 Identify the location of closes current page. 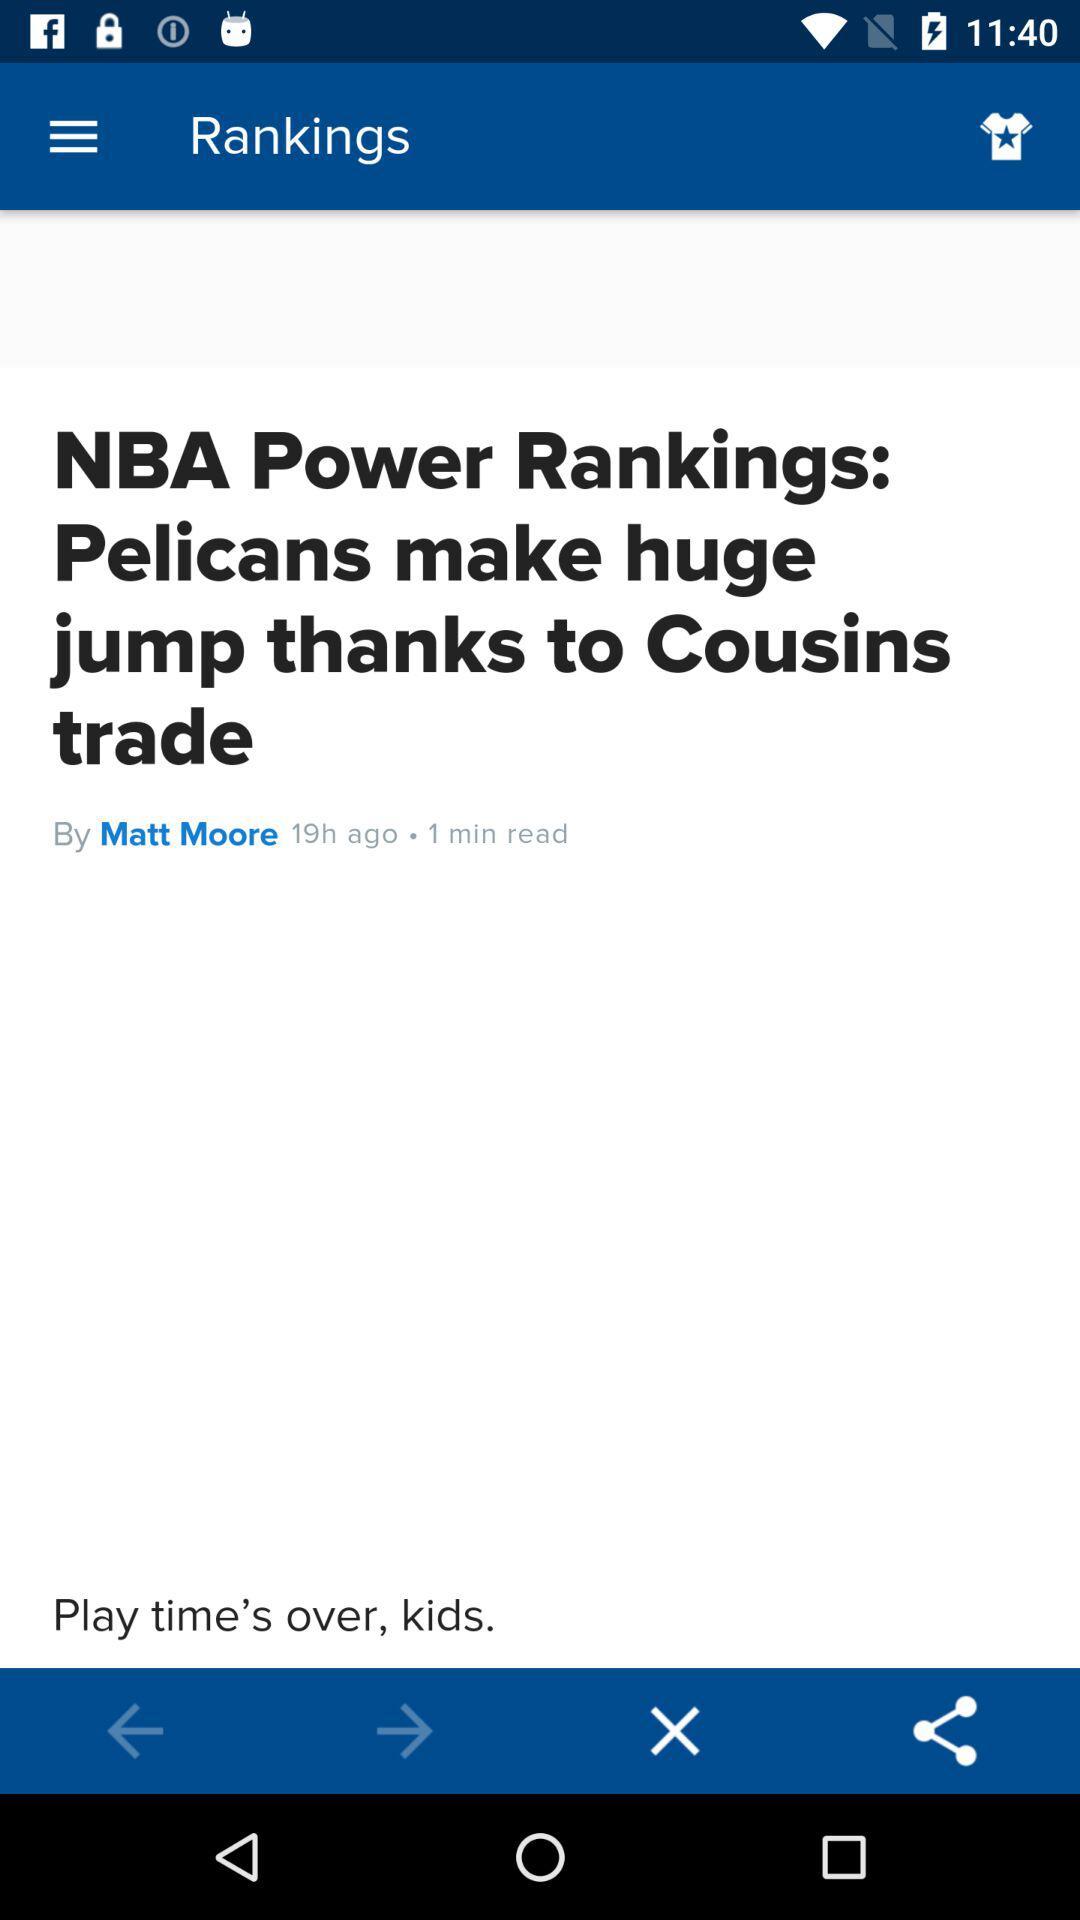
(675, 1730).